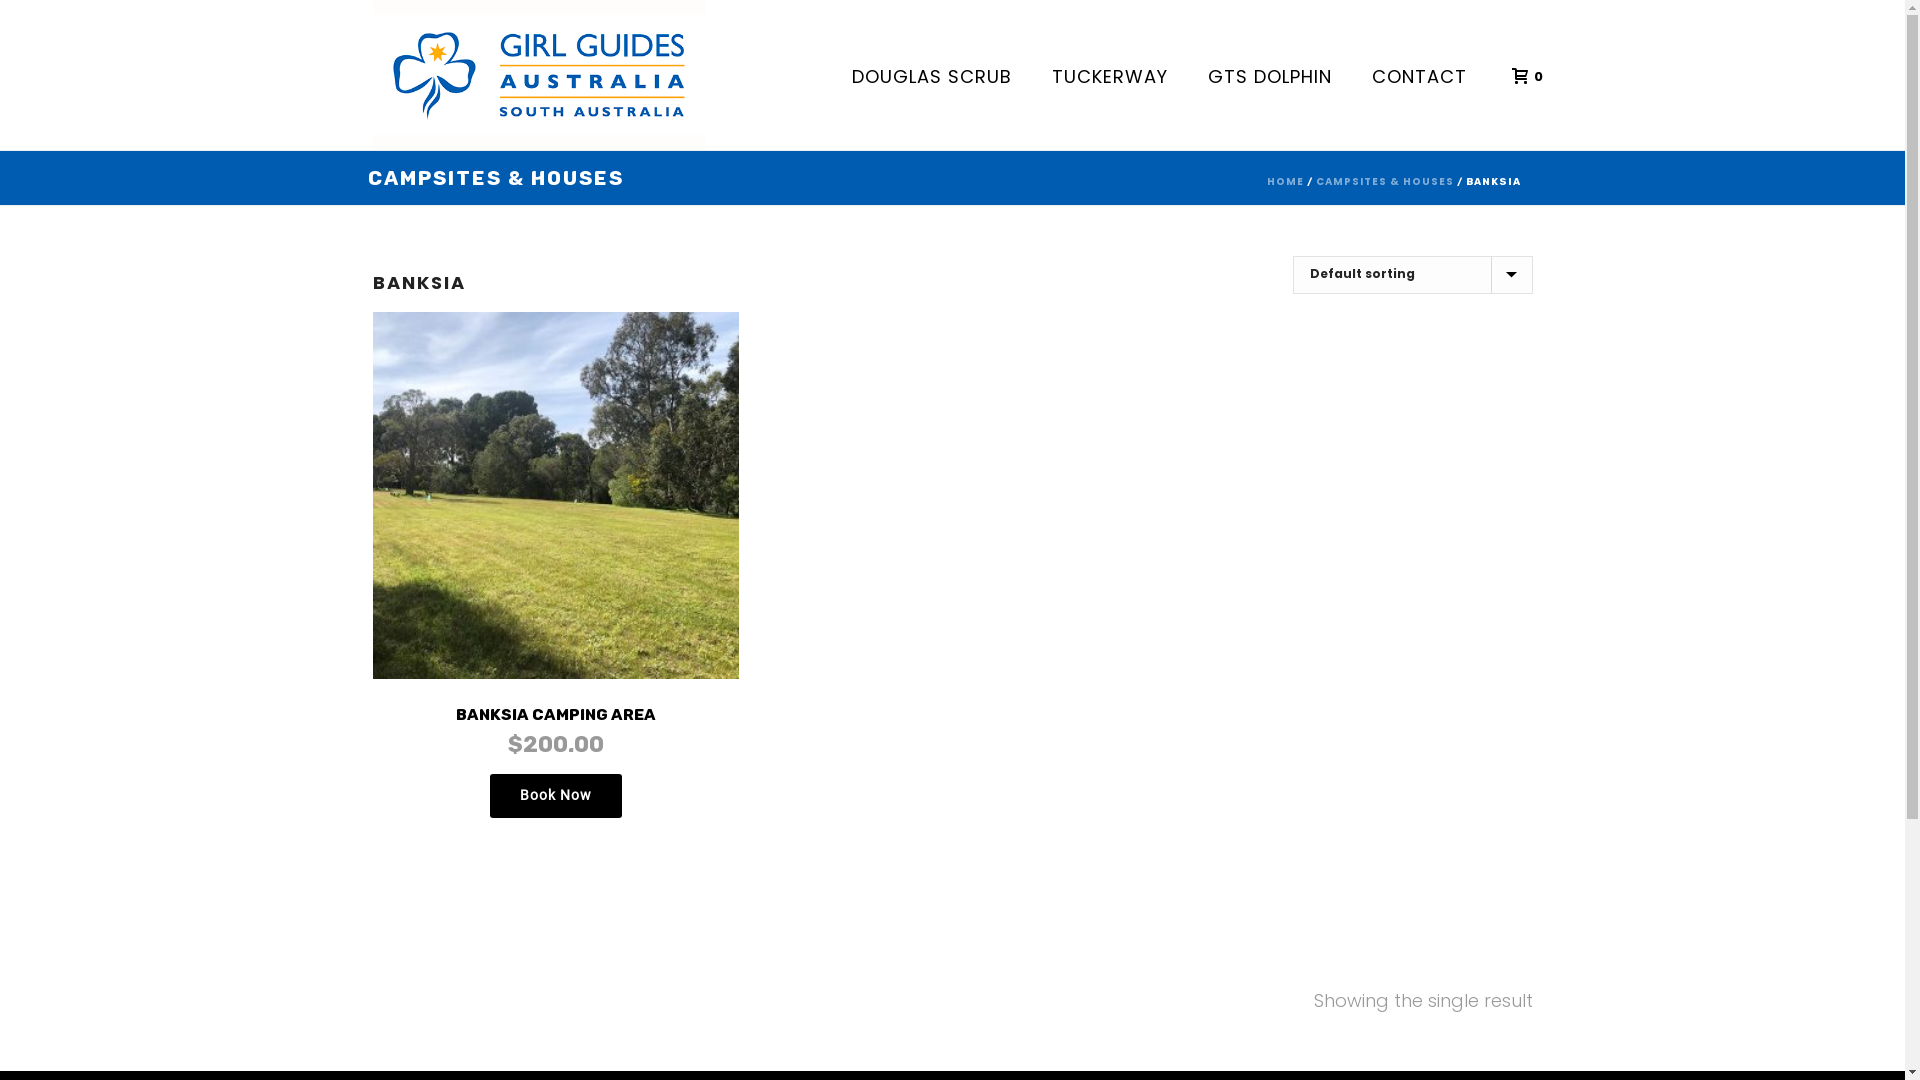  What do you see at coordinates (930, 73) in the screenshot?
I see `'DOUGLAS SCRUB'` at bounding box center [930, 73].